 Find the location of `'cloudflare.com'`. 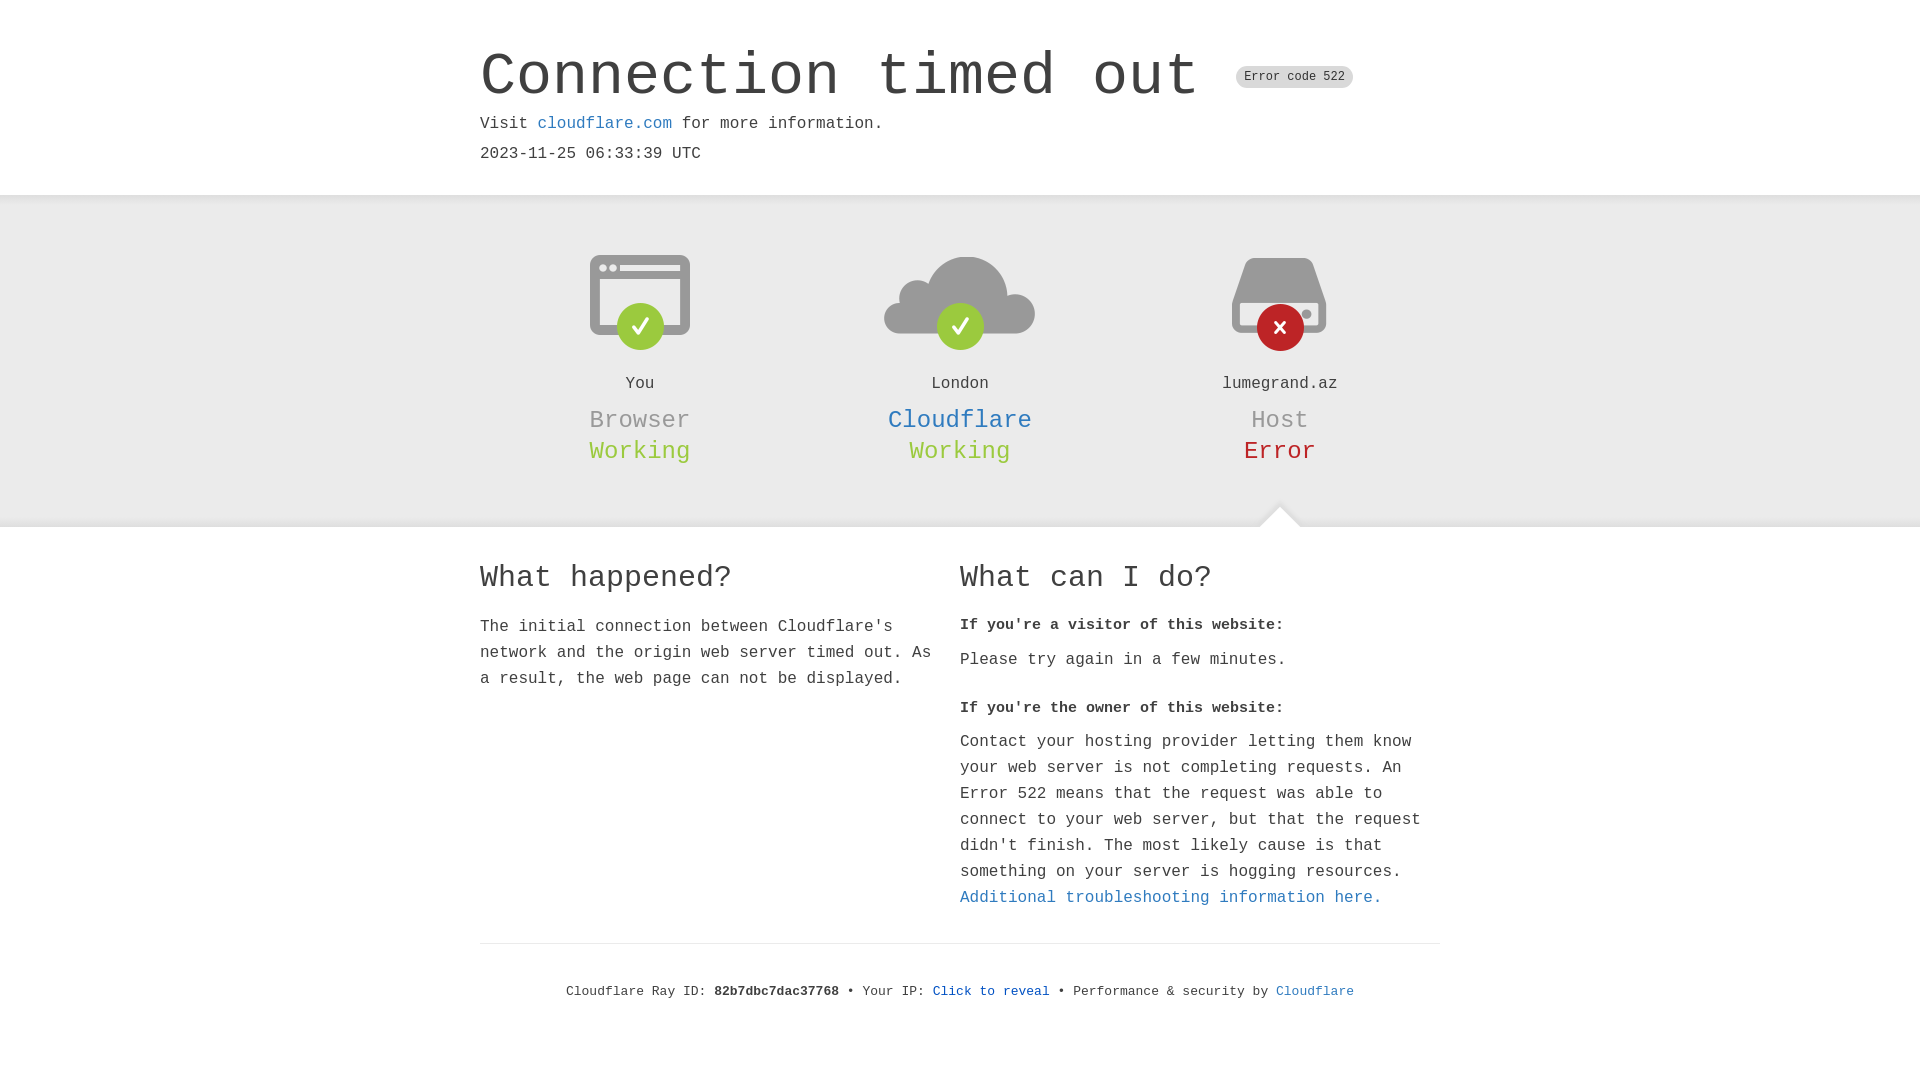

'cloudflare.com' is located at coordinates (537, 123).